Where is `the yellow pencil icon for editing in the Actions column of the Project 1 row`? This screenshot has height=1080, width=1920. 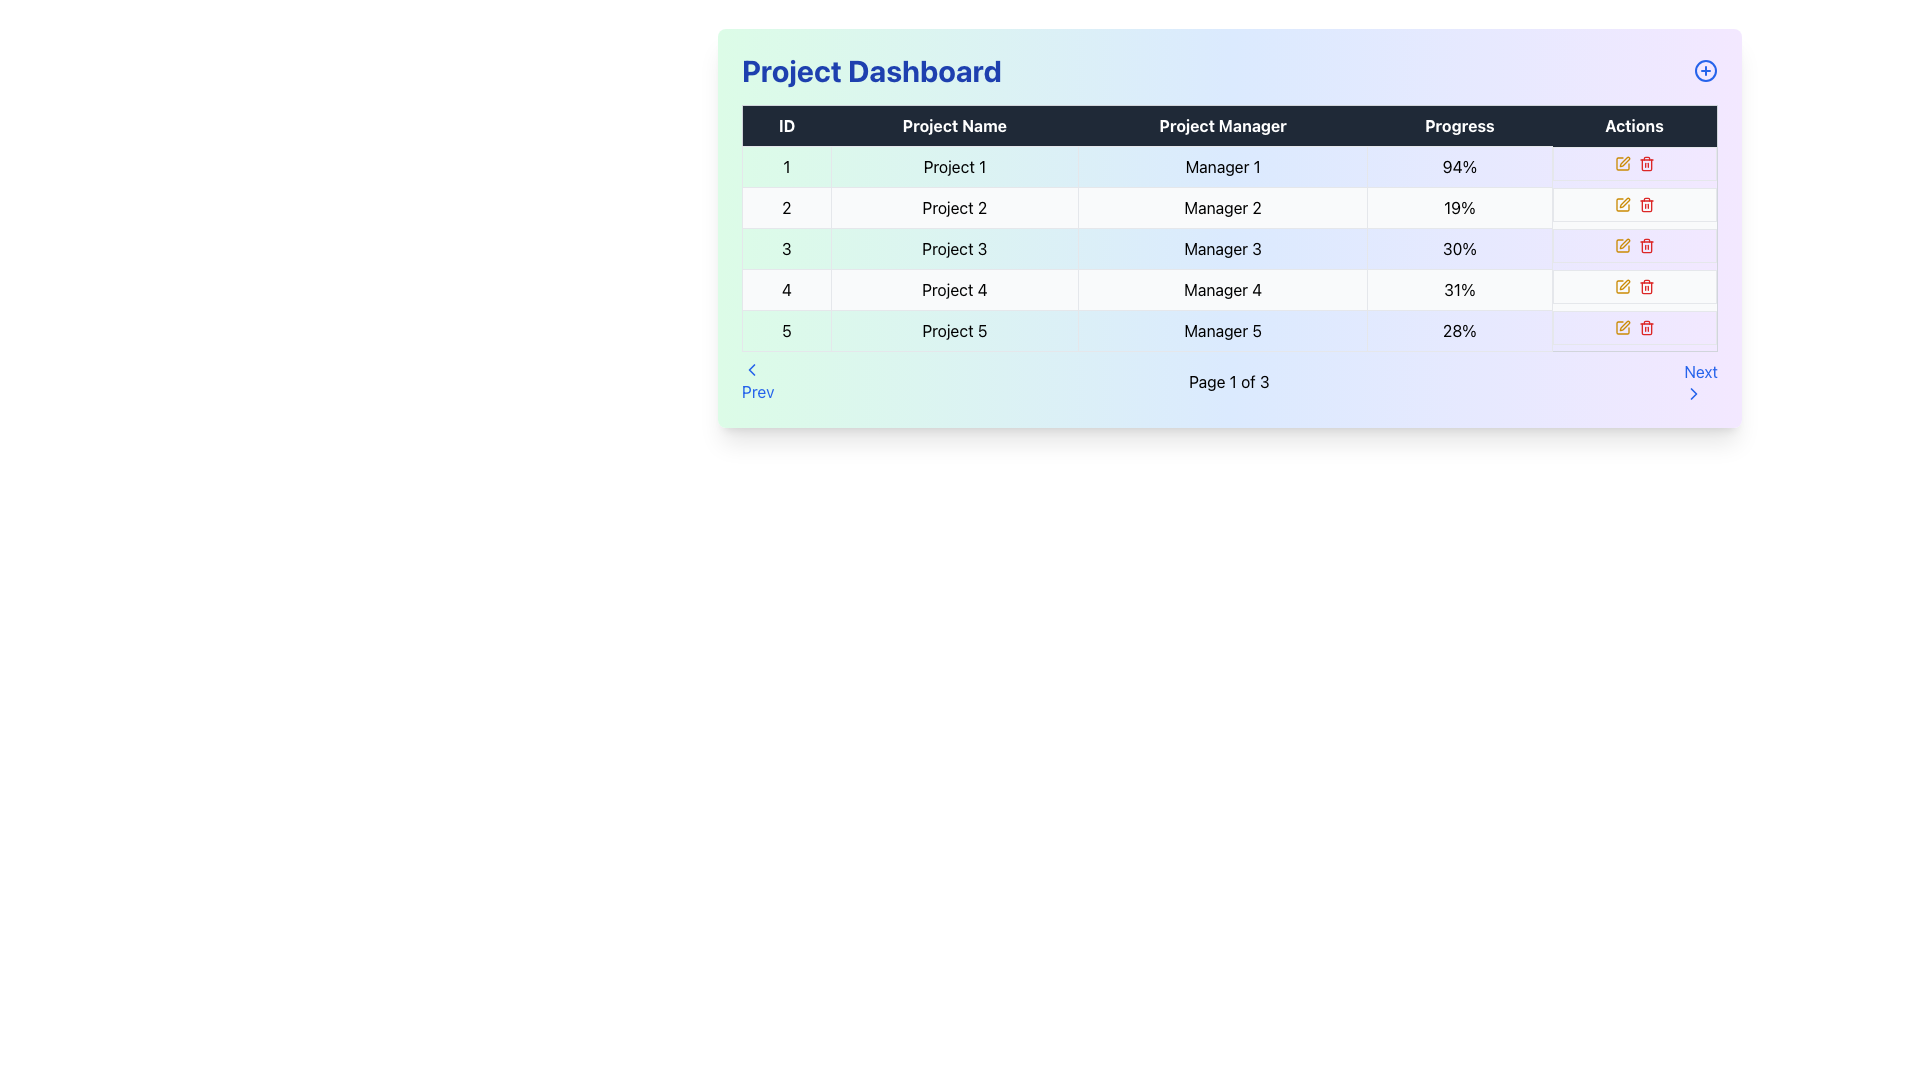
the yellow pencil icon for editing in the Actions column of the Project 1 row is located at coordinates (1634, 162).